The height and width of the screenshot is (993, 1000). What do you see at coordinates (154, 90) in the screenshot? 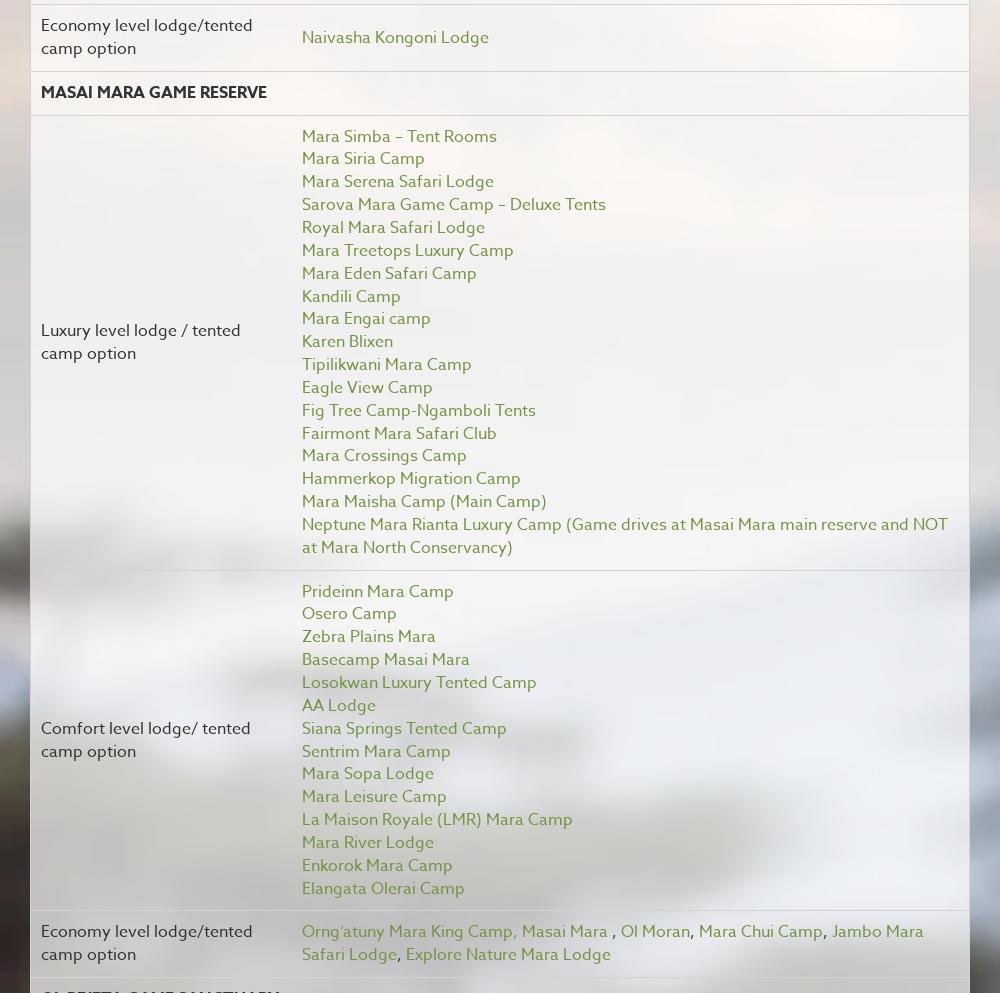
I see `'Masai Mara Game Reserve'` at bounding box center [154, 90].